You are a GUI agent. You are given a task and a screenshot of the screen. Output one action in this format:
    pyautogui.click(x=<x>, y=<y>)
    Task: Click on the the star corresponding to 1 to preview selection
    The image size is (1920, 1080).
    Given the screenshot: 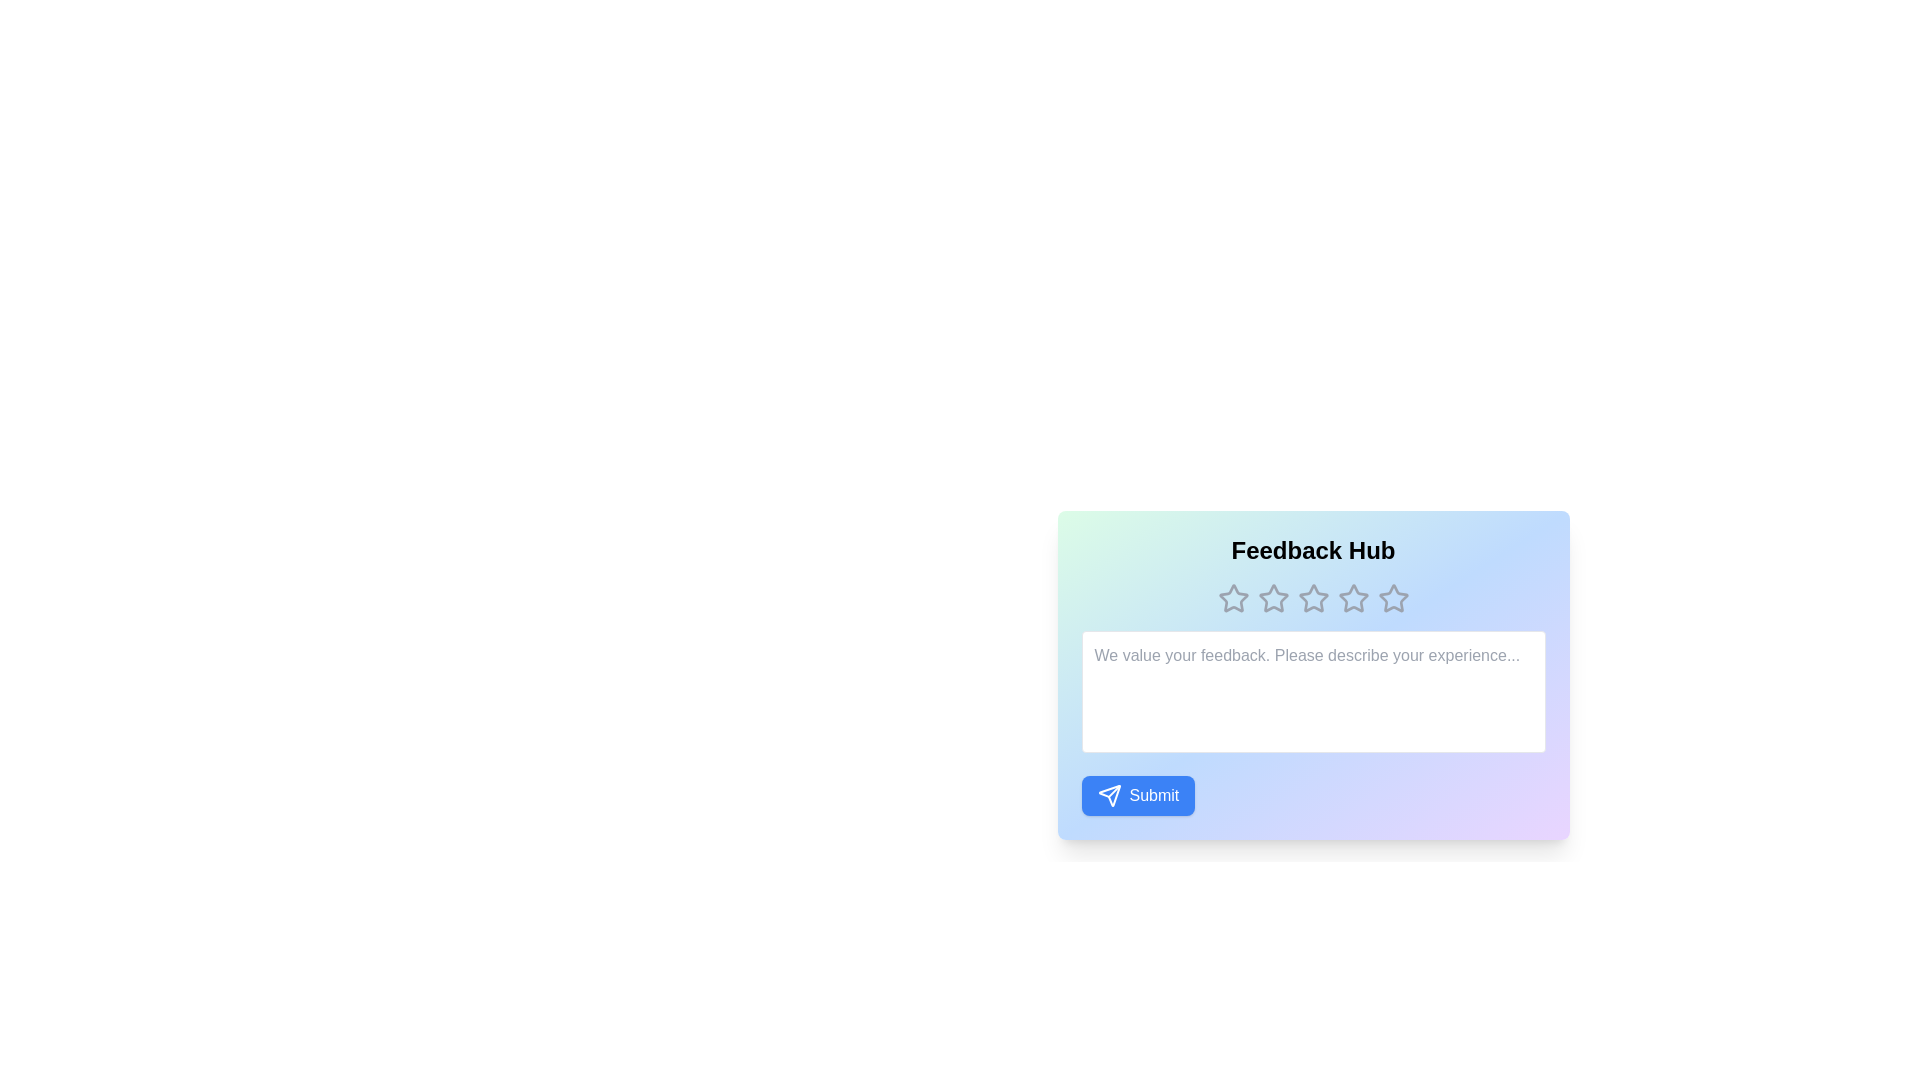 What is the action you would take?
    pyautogui.click(x=1232, y=597)
    